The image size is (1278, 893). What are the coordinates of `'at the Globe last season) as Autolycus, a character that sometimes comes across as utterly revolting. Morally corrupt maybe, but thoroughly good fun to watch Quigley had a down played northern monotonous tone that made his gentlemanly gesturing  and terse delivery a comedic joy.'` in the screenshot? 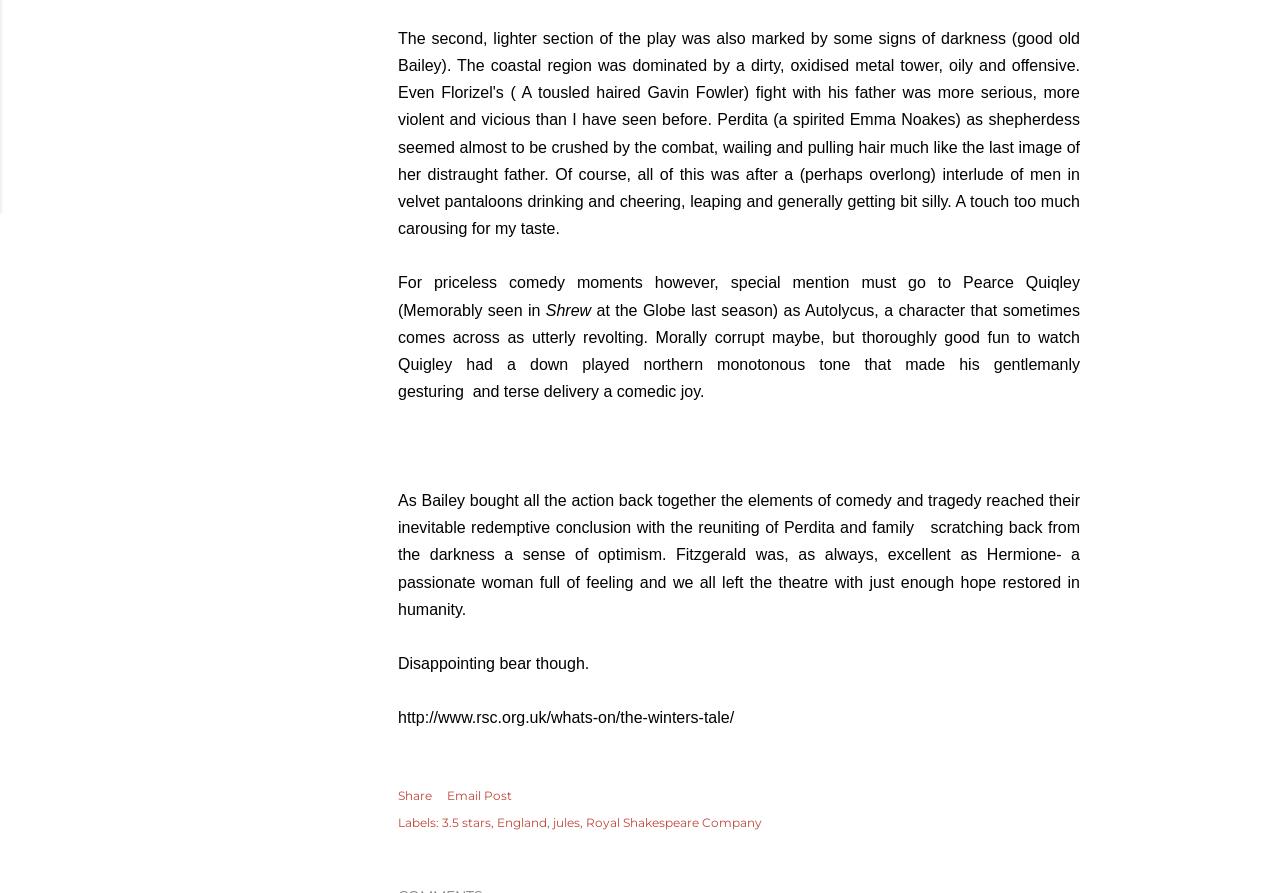 It's located at (737, 350).